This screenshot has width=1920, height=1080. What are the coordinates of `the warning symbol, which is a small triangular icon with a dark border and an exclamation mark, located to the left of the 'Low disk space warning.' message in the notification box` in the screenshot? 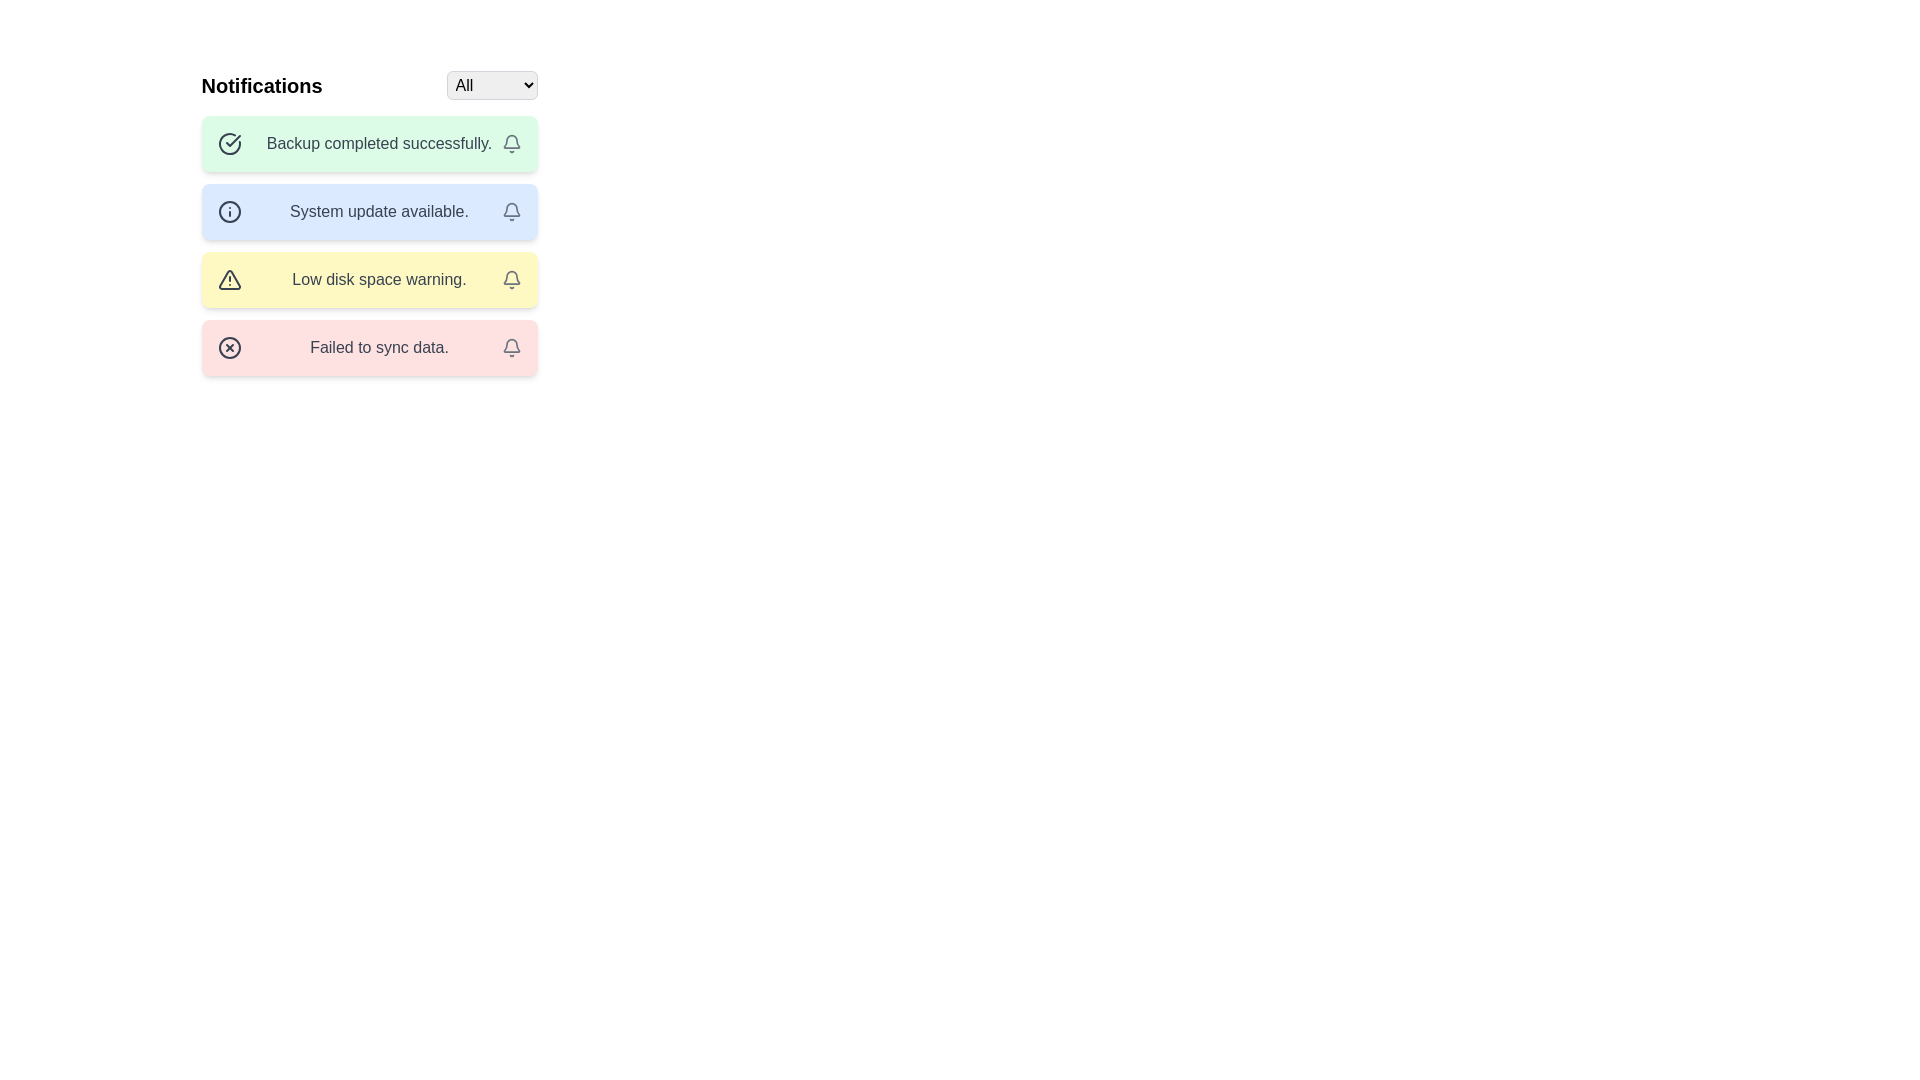 It's located at (229, 280).